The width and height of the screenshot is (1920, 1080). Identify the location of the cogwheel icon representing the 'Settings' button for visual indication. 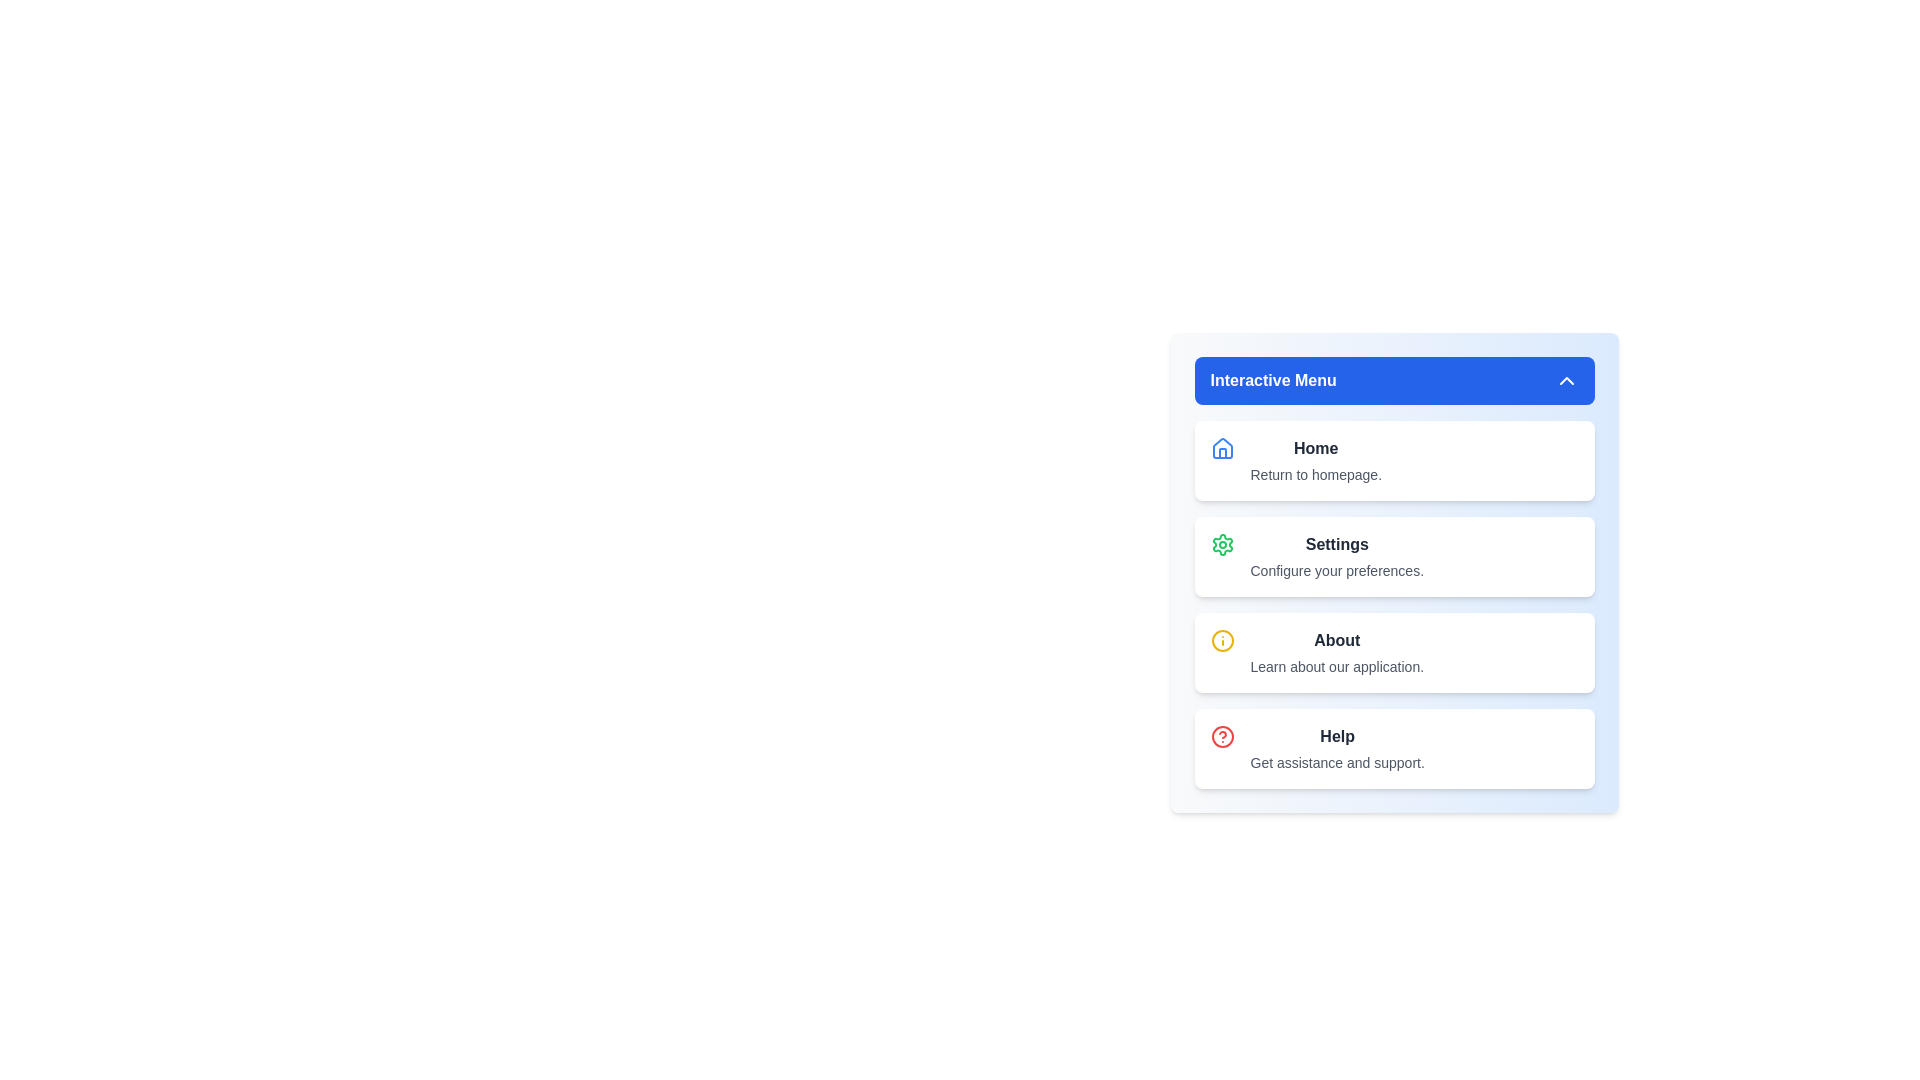
(1221, 544).